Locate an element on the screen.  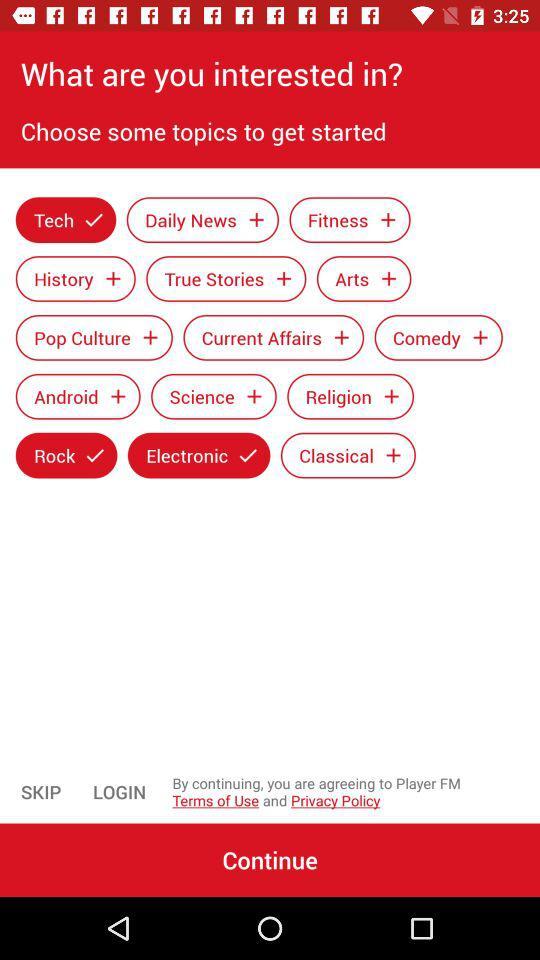
item to the left of the login item is located at coordinates (41, 792).